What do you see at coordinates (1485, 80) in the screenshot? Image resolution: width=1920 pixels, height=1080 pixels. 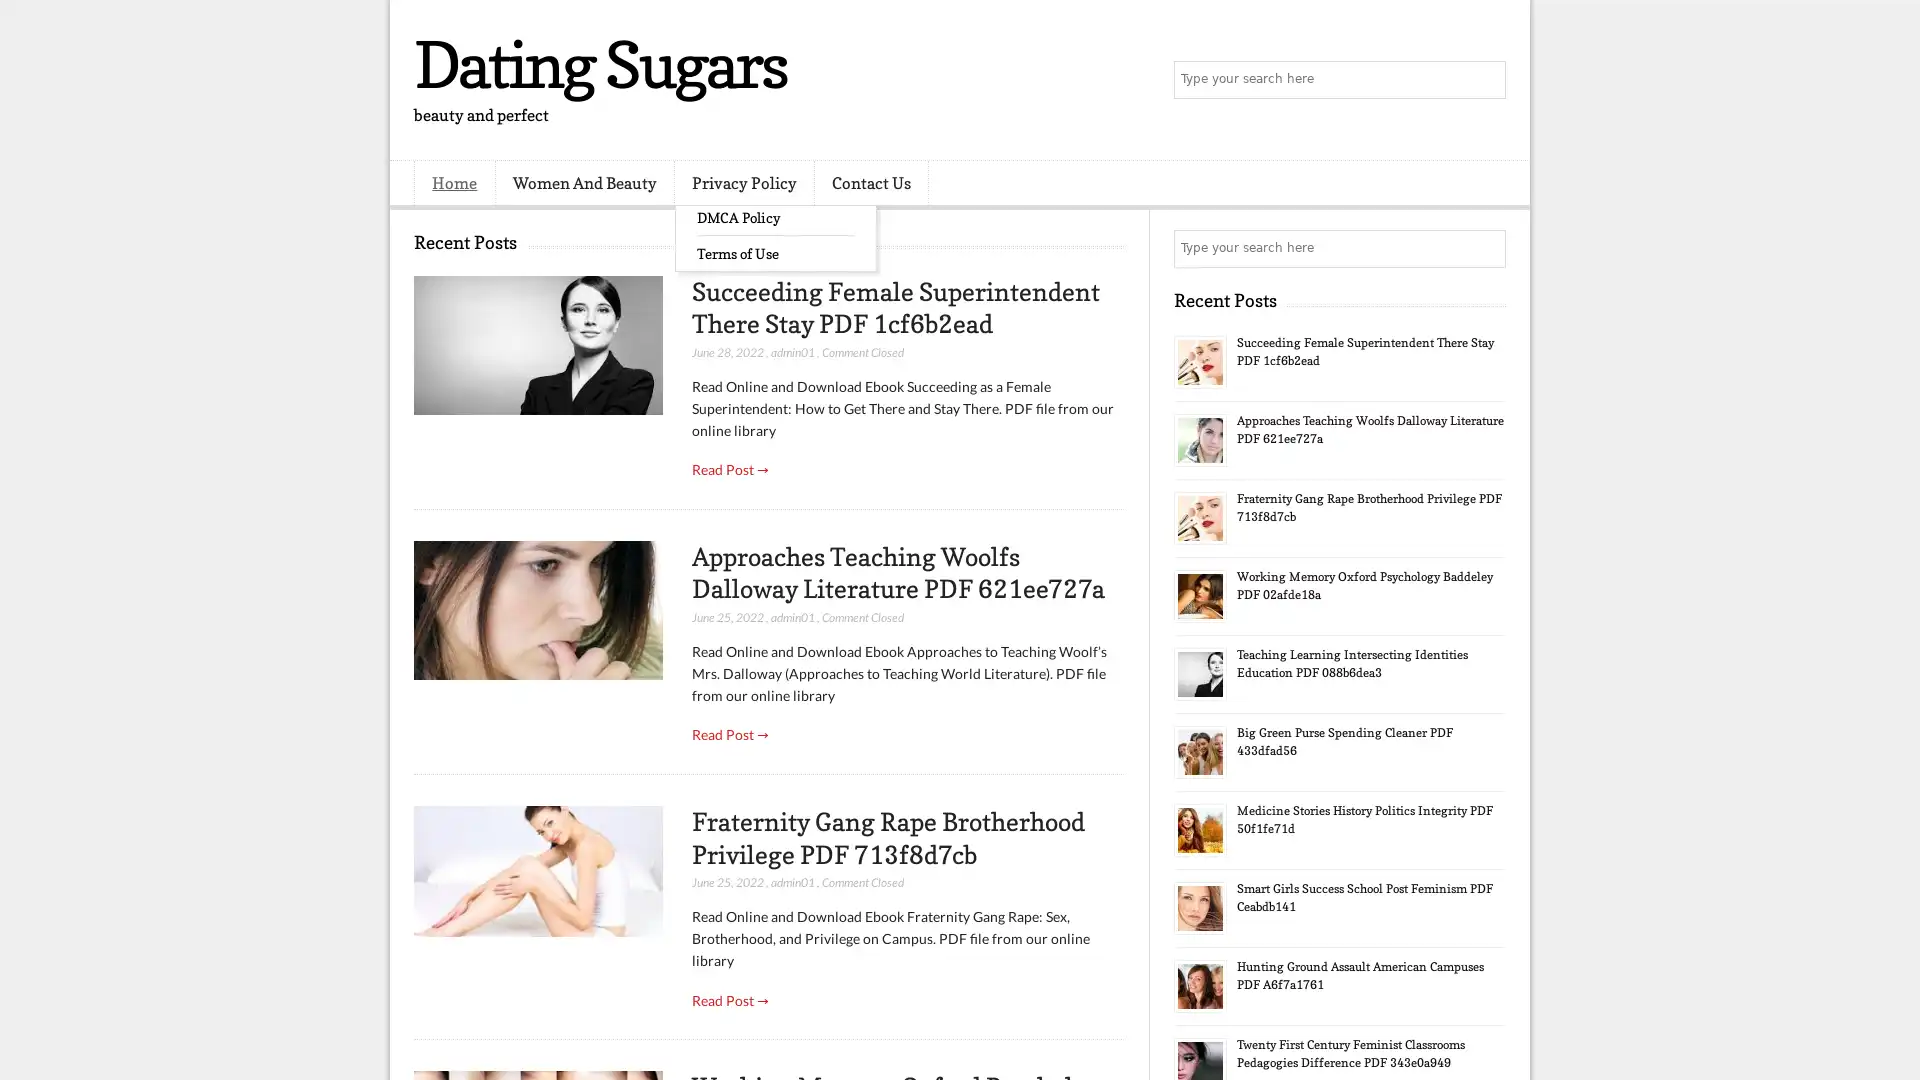 I see `Search` at bounding box center [1485, 80].